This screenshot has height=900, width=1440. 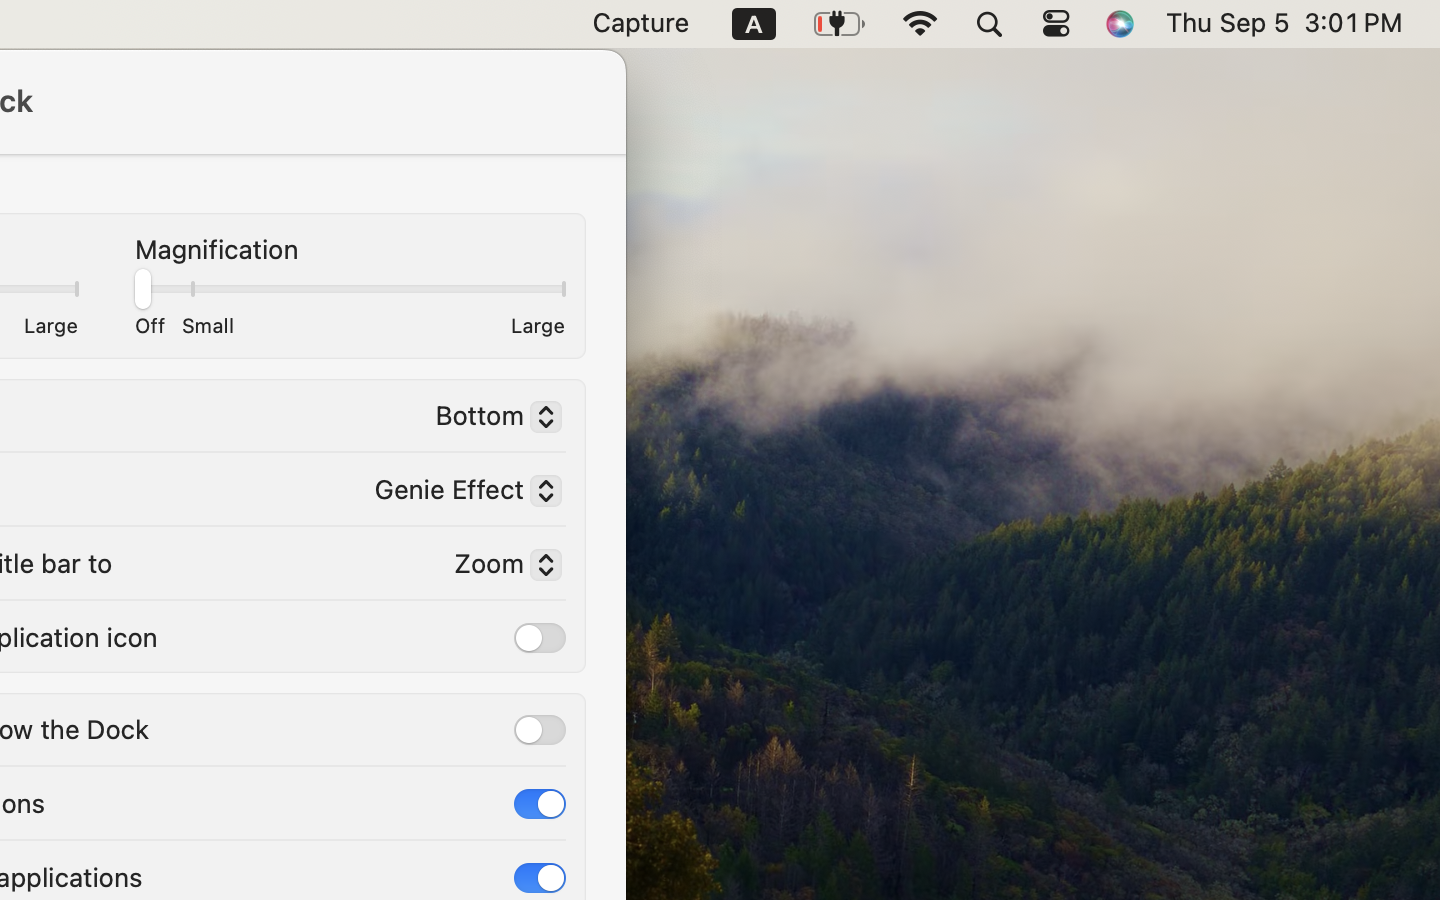 What do you see at coordinates (489, 419) in the screenshot?
I see `'Bottom'` at bounding box center [489, 419].